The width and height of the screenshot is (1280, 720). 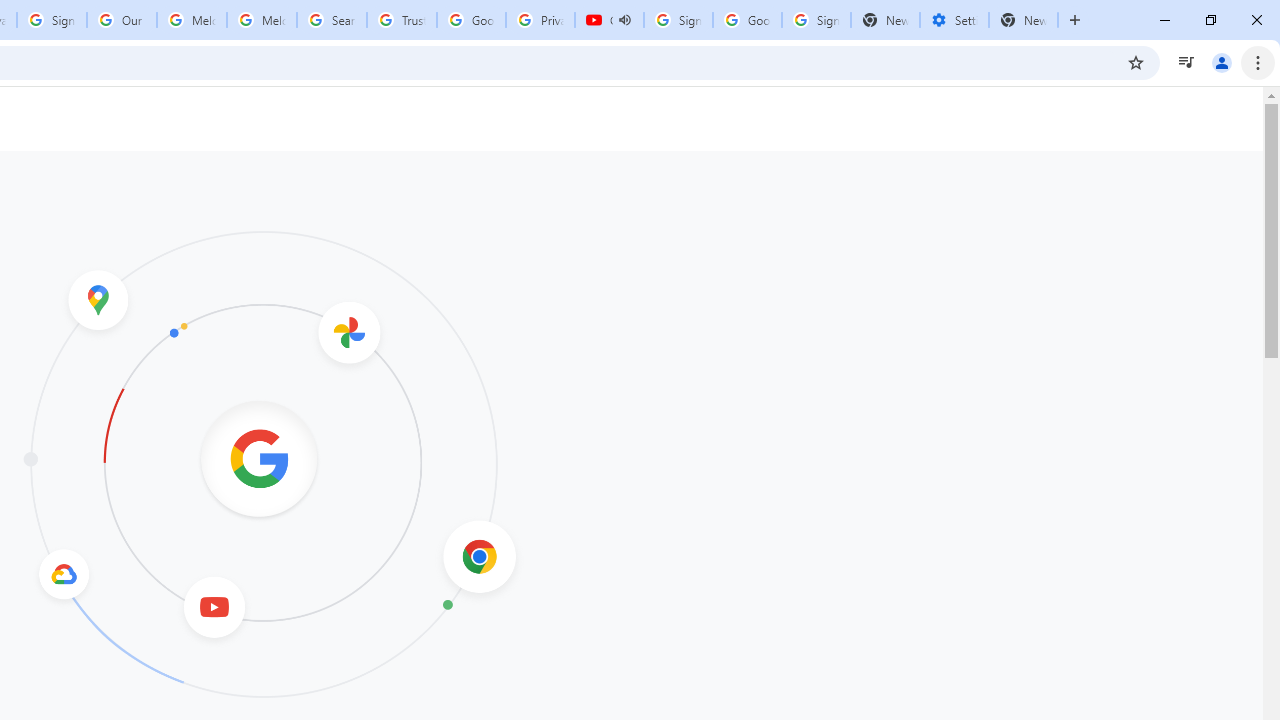 I want to click on 'Control your music, videos, and more', so click(x=1185, y=61).